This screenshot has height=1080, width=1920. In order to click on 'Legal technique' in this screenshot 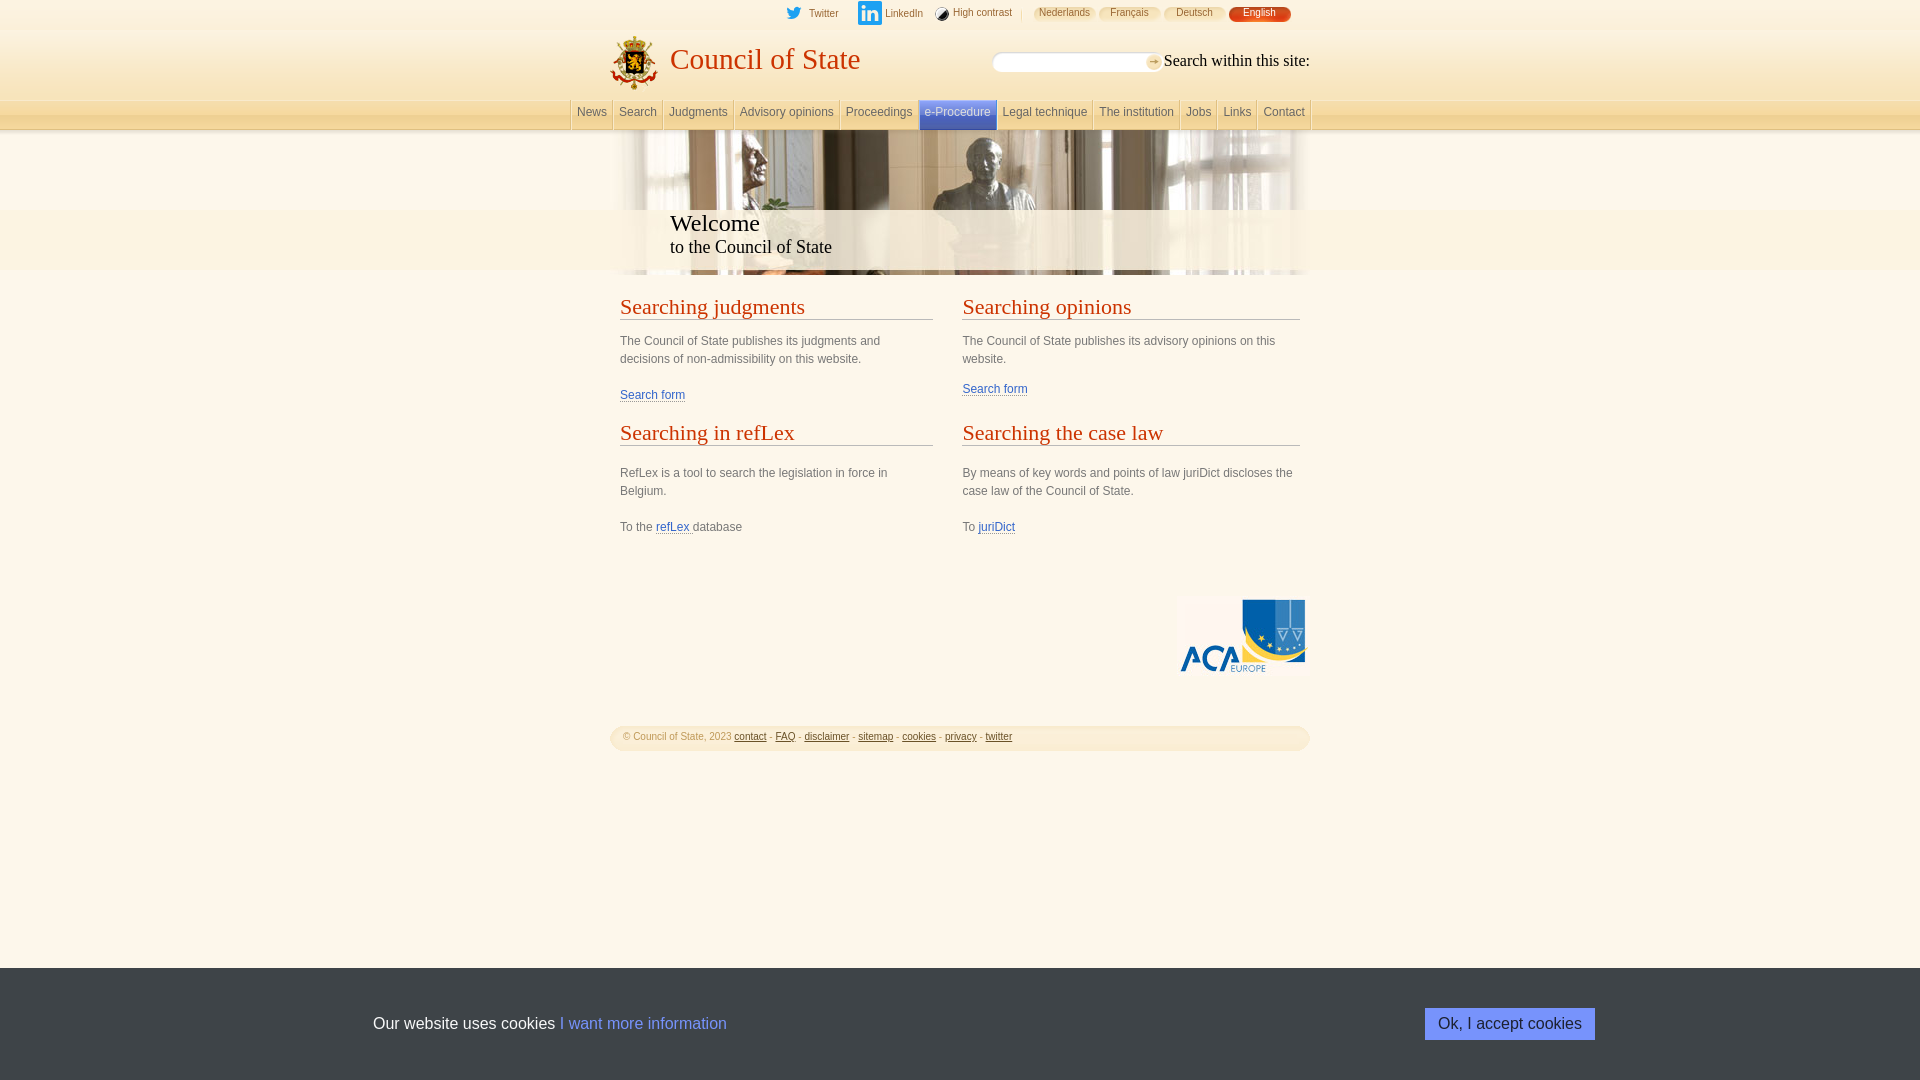, I will do `click(1044, 117)`.